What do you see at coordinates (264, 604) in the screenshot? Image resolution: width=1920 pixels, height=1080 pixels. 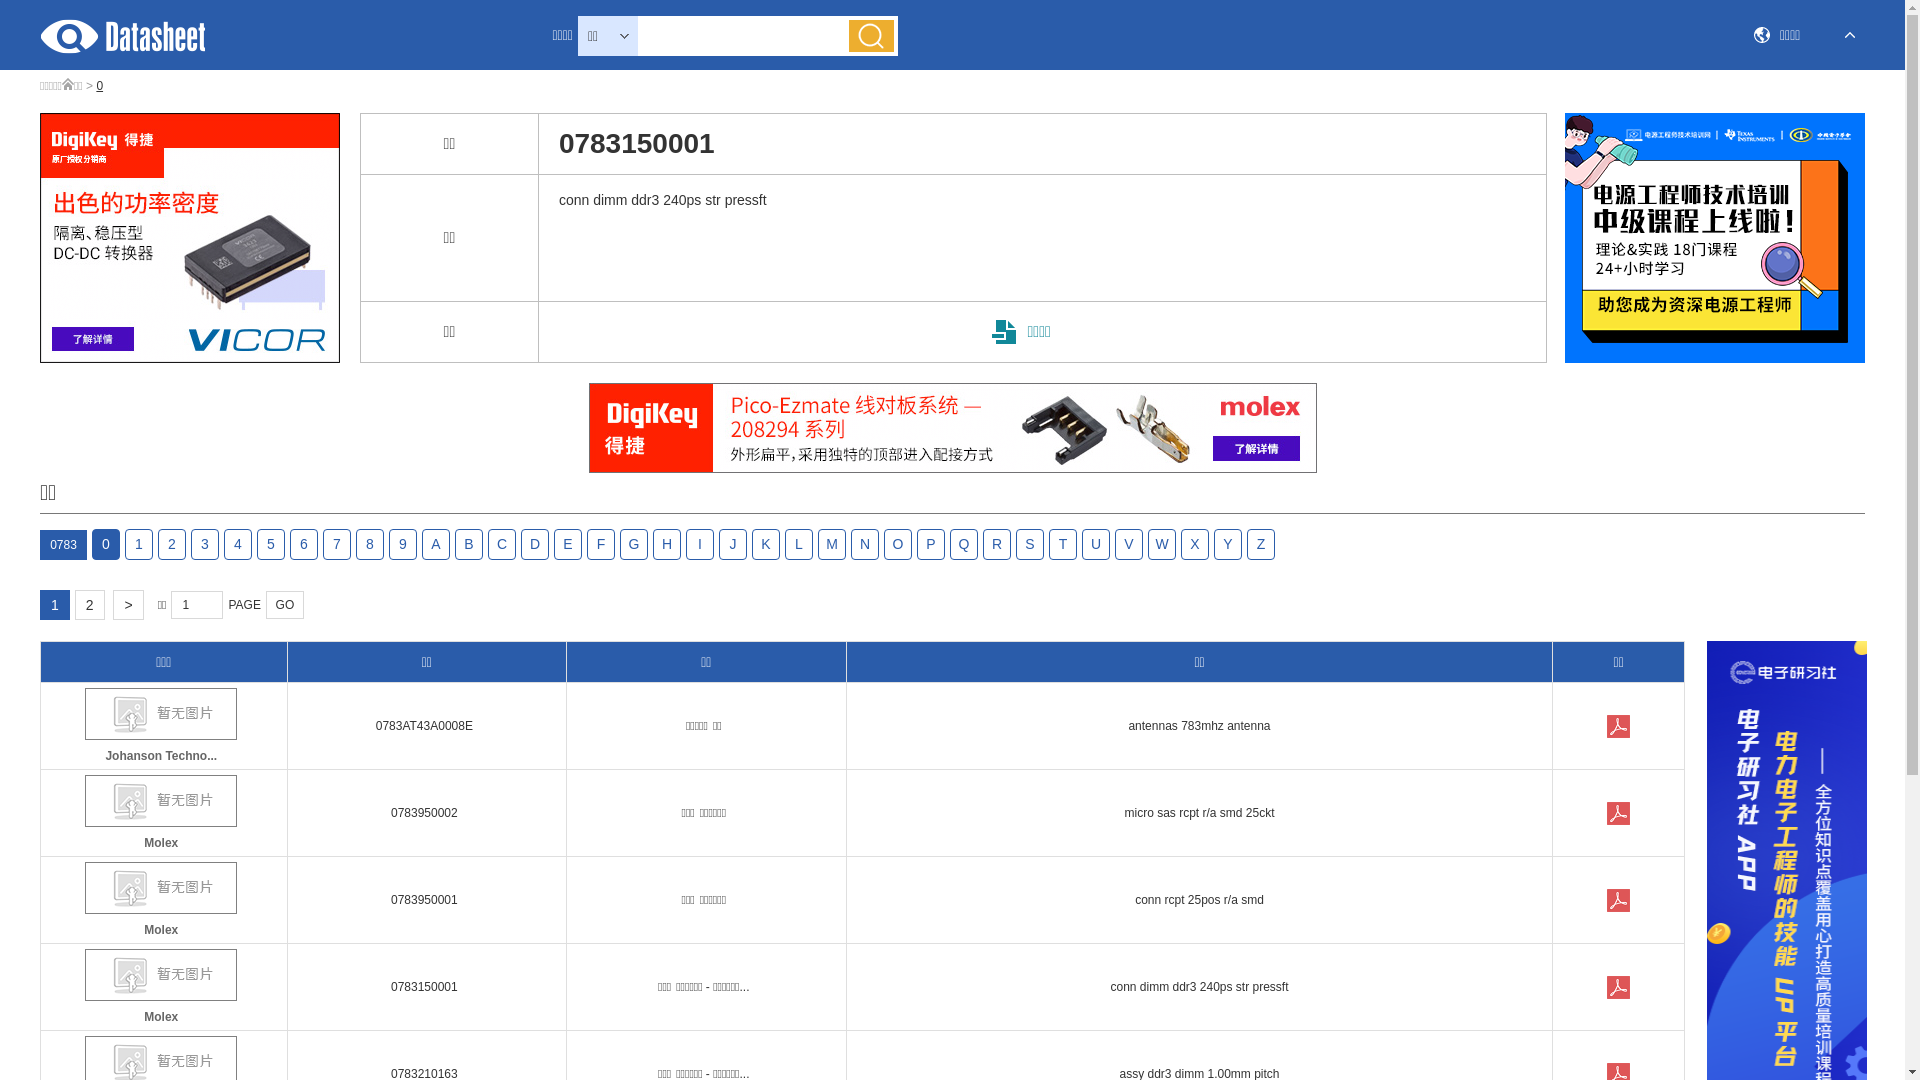 I see `'GO'` at bounding box center [264, 604].